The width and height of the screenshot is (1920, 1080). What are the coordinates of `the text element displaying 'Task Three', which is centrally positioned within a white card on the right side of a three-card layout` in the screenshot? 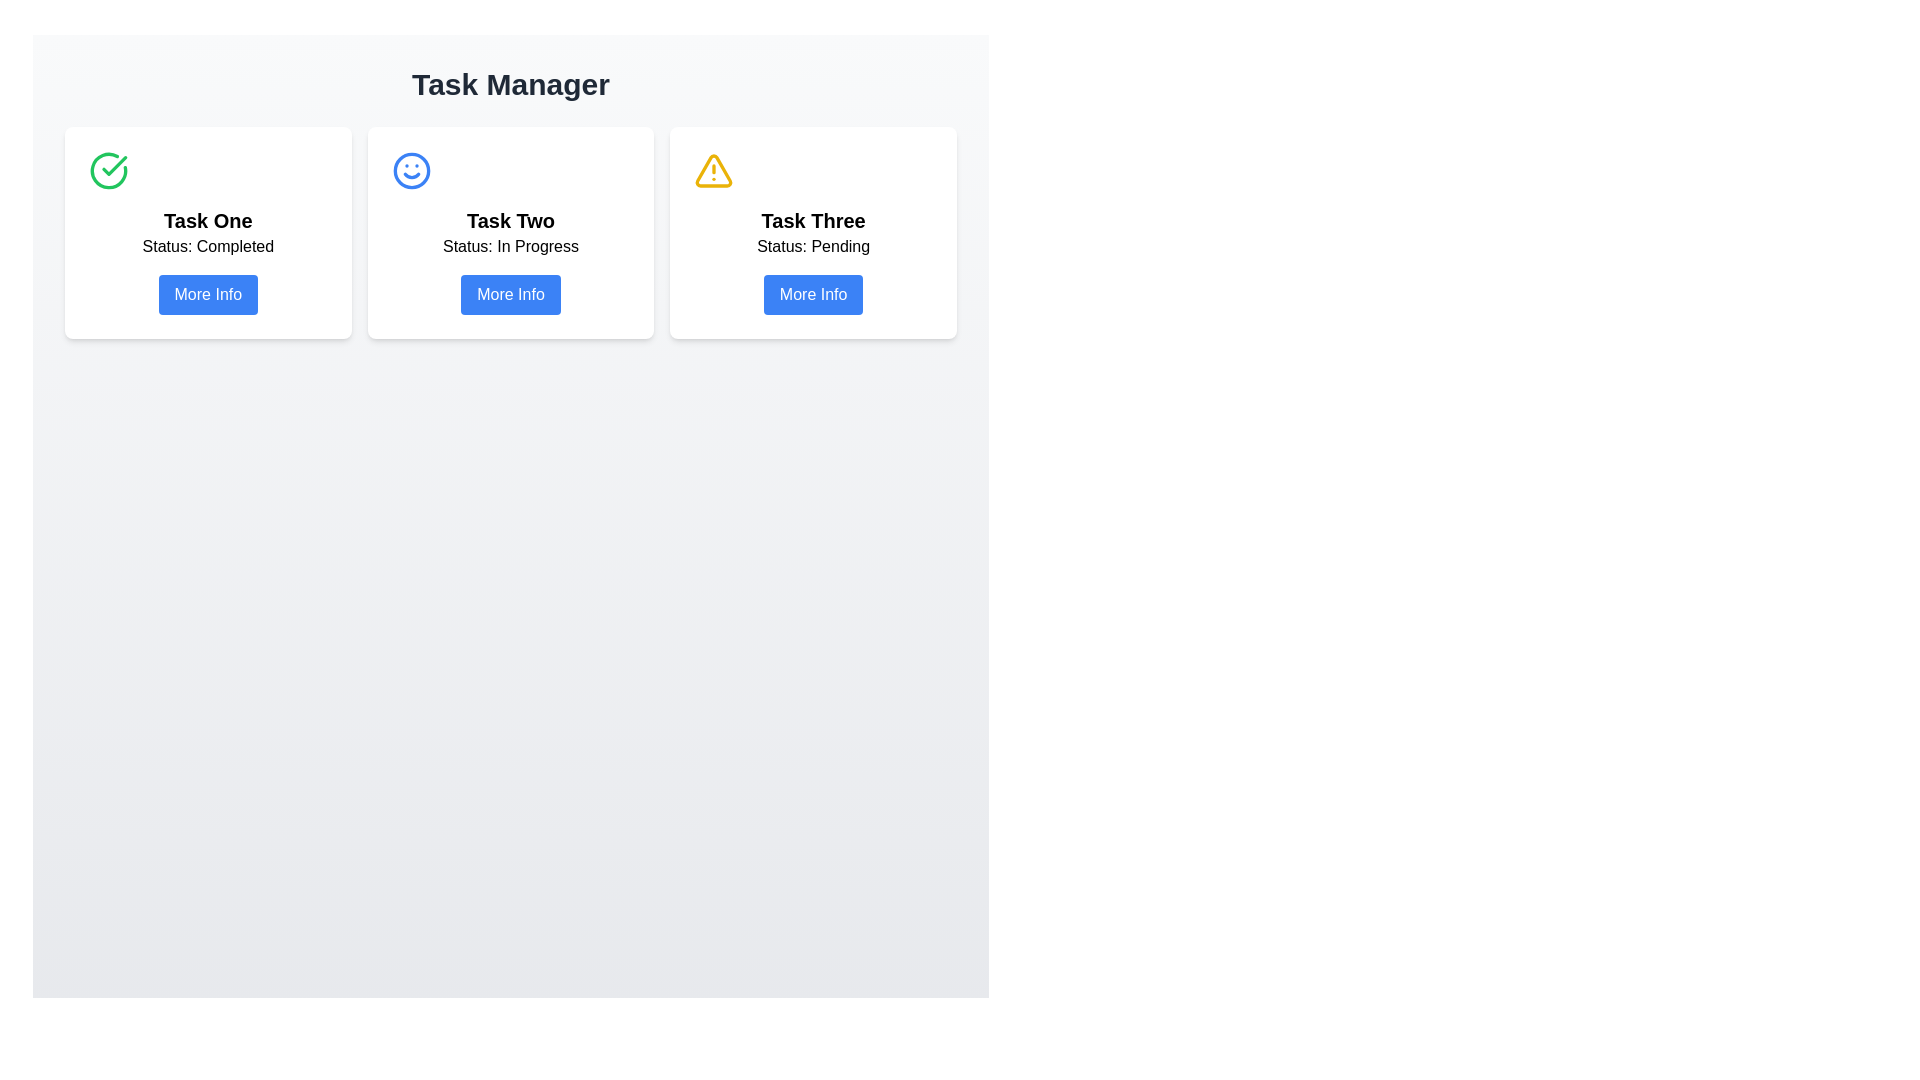 It's located at (813, 220).